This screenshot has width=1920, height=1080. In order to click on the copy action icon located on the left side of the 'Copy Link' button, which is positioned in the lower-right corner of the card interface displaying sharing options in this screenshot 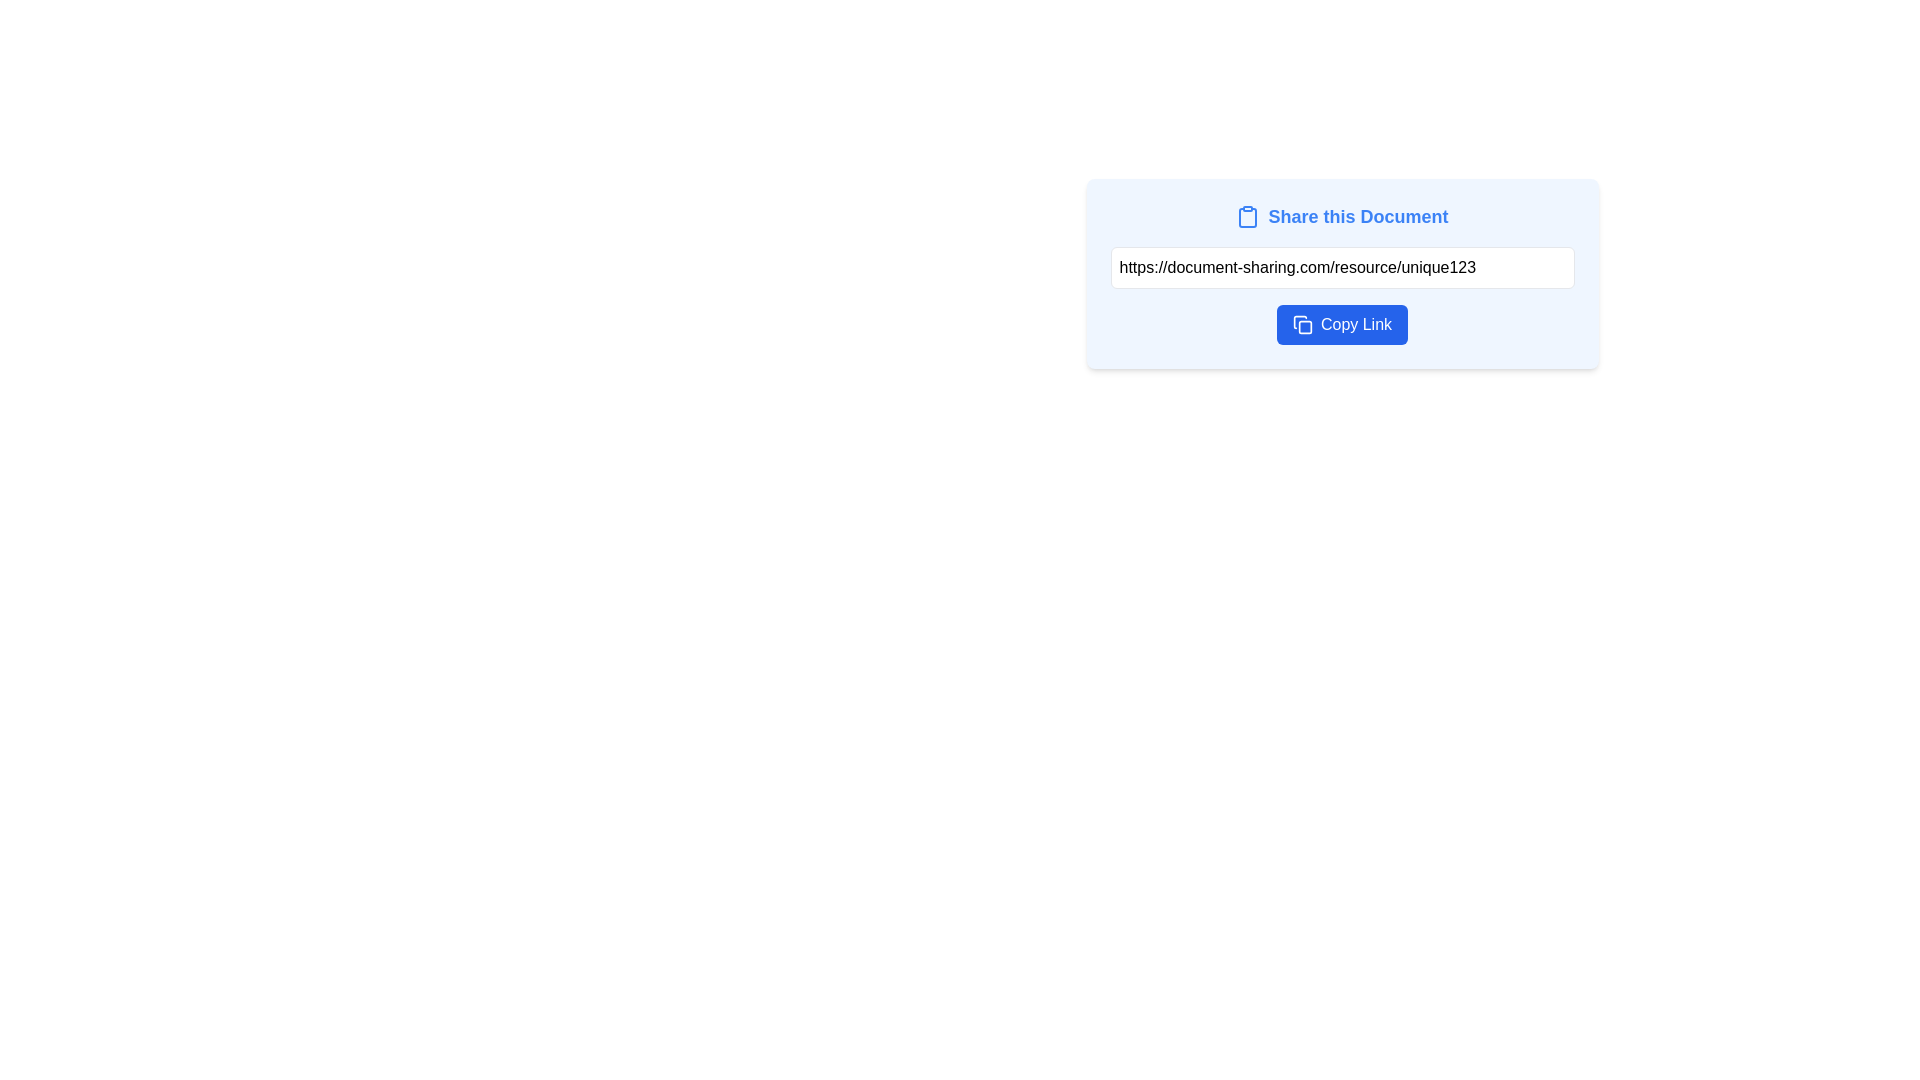, I will do `click(1302, 323)`.